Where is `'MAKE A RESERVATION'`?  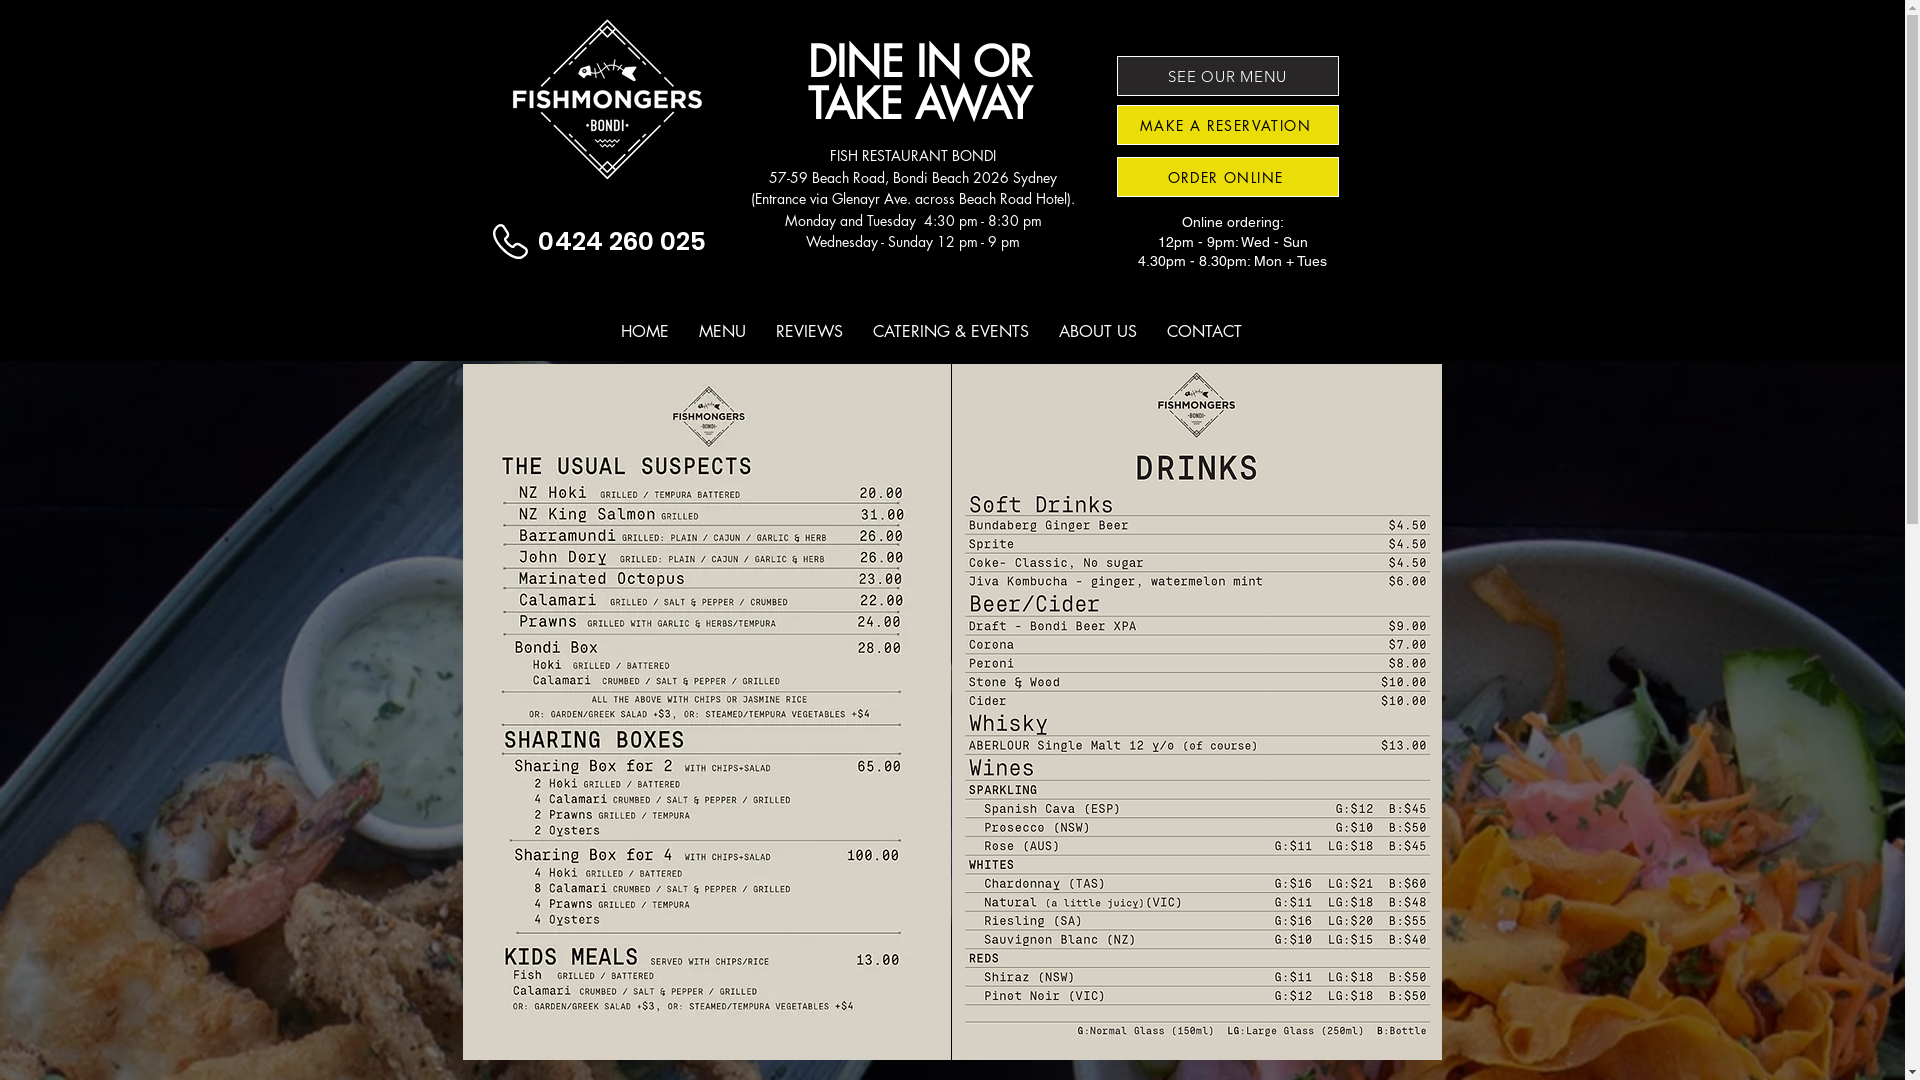
'MAKE A RESERVATION' is located at coordinates (1226, 124).